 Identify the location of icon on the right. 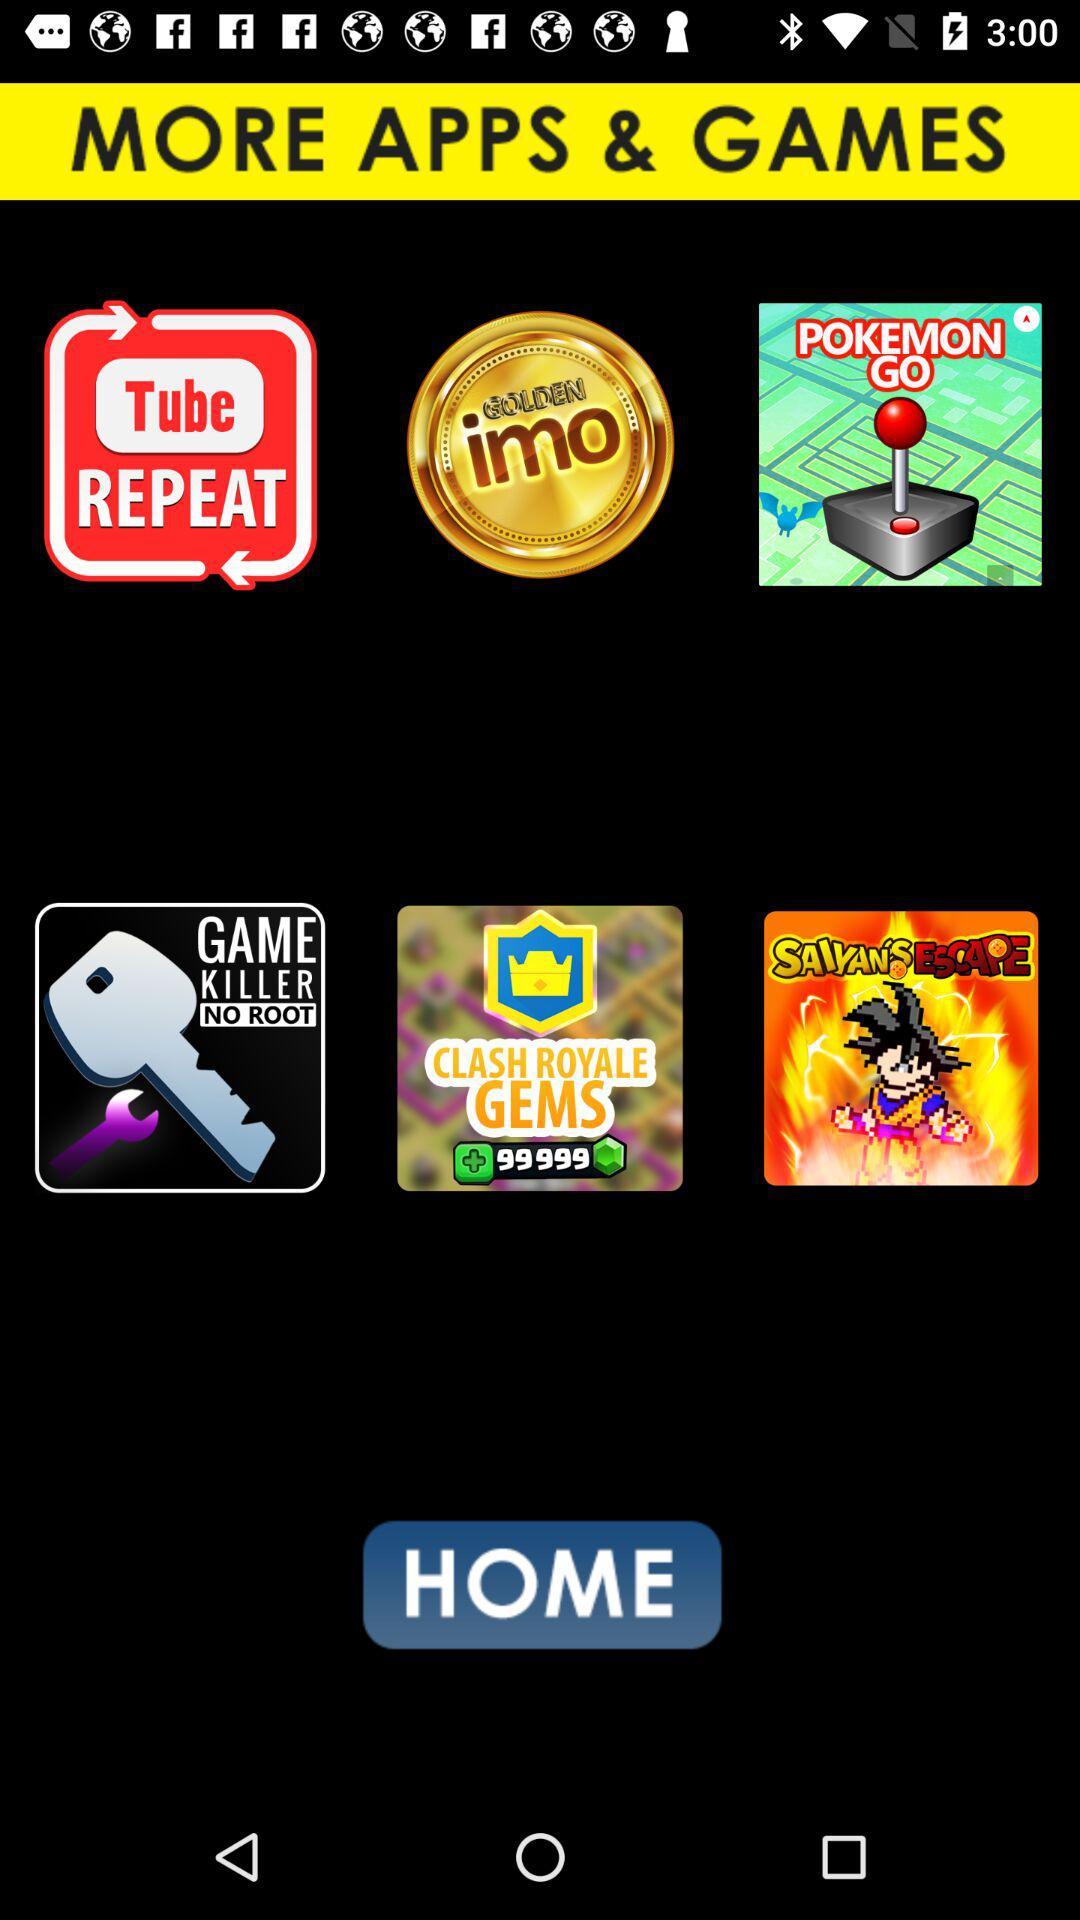
(898, 1047).